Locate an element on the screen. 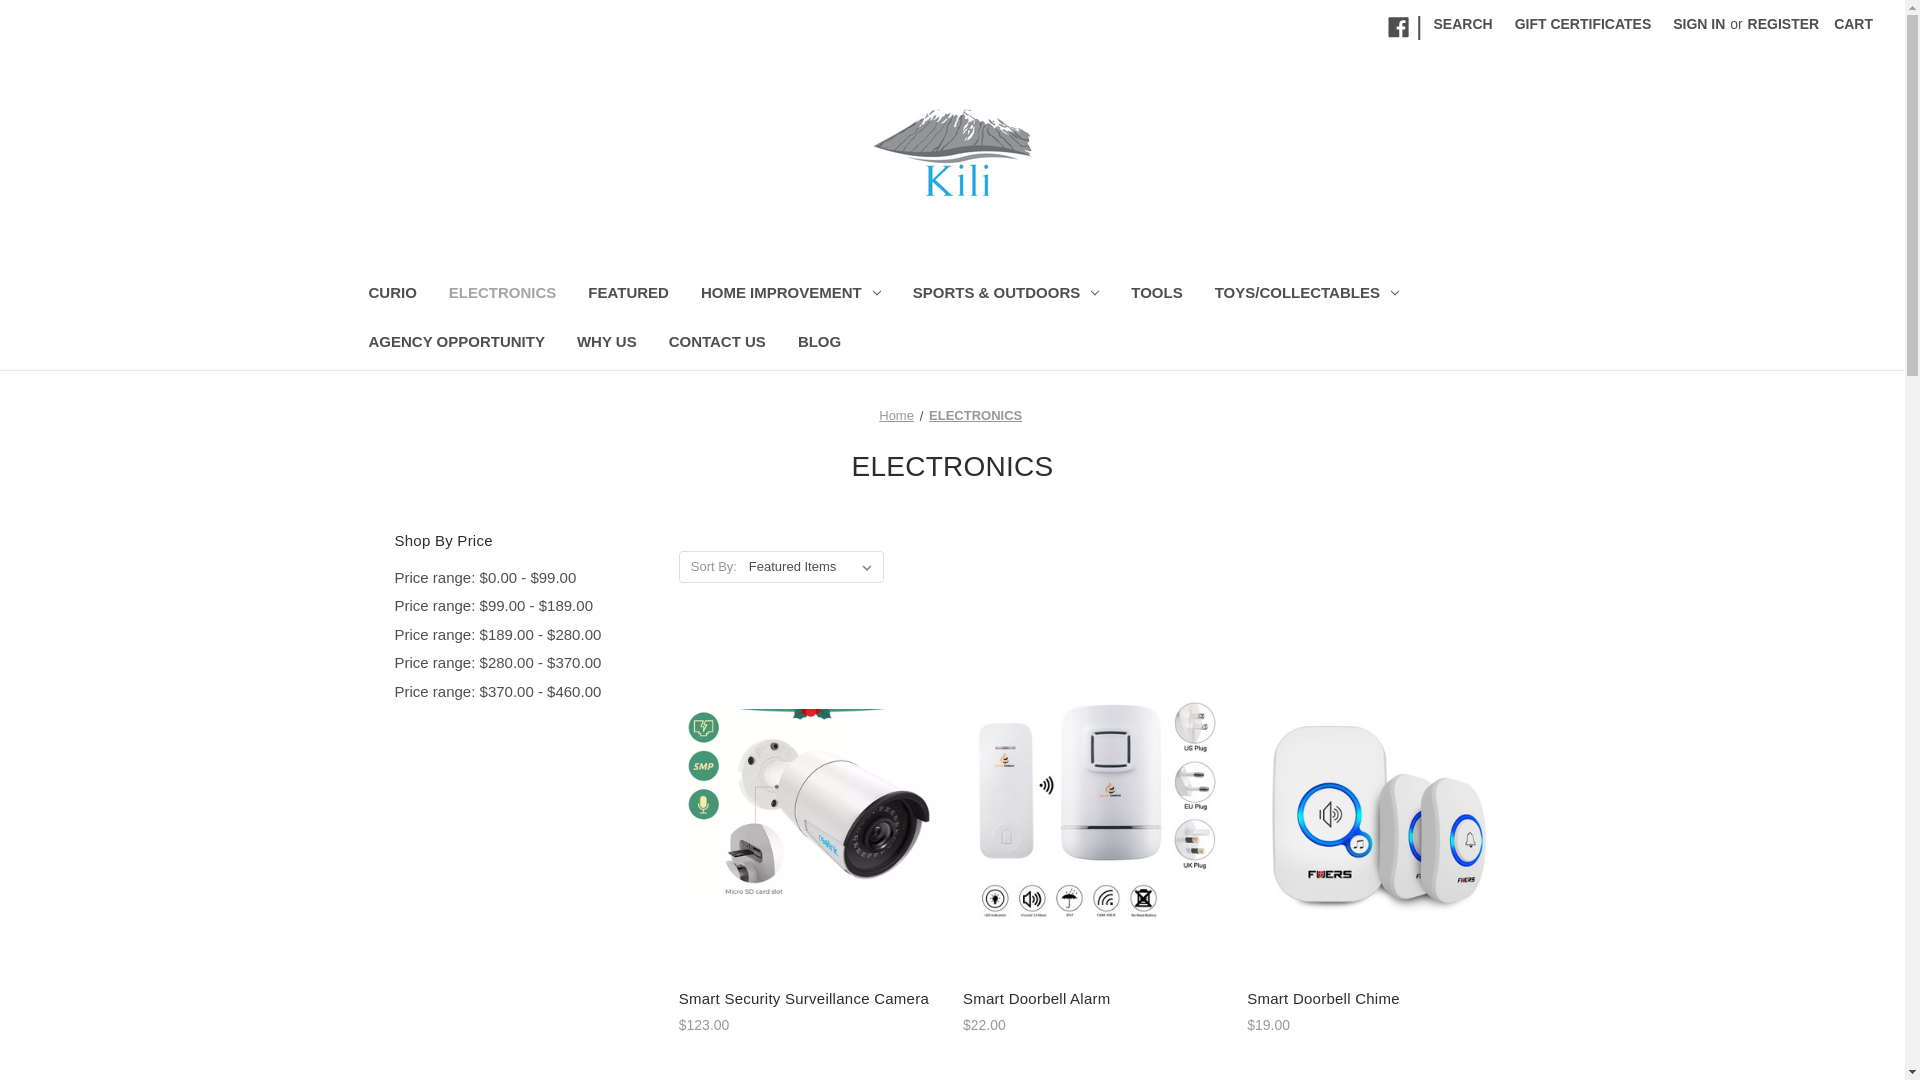 The height and width of the screenshot is (1080, 1920). 'Price range: $370.00 - $460.00' is located at coordinates (525, 691).